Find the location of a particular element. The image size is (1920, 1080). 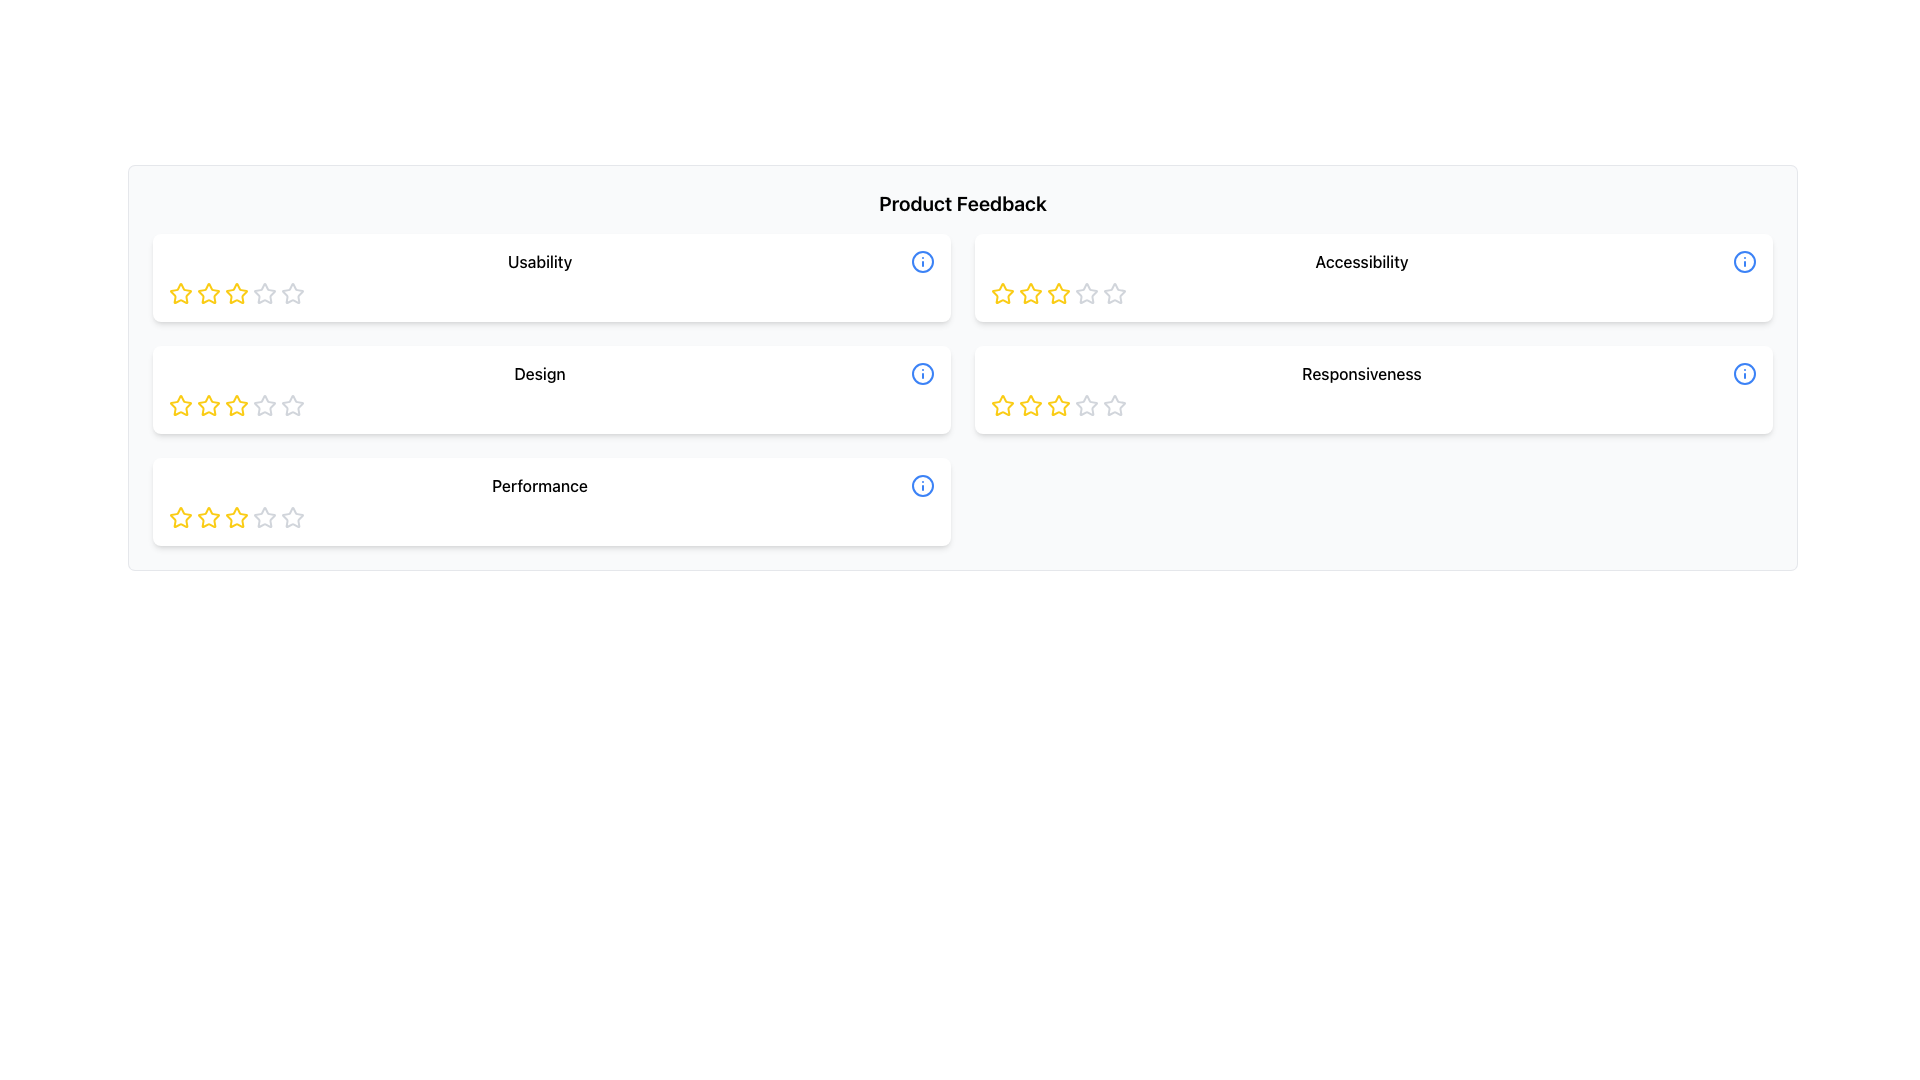

the third star in the five-star rating system for the 'Usability' feedback row is located at coordinates (291, 293).